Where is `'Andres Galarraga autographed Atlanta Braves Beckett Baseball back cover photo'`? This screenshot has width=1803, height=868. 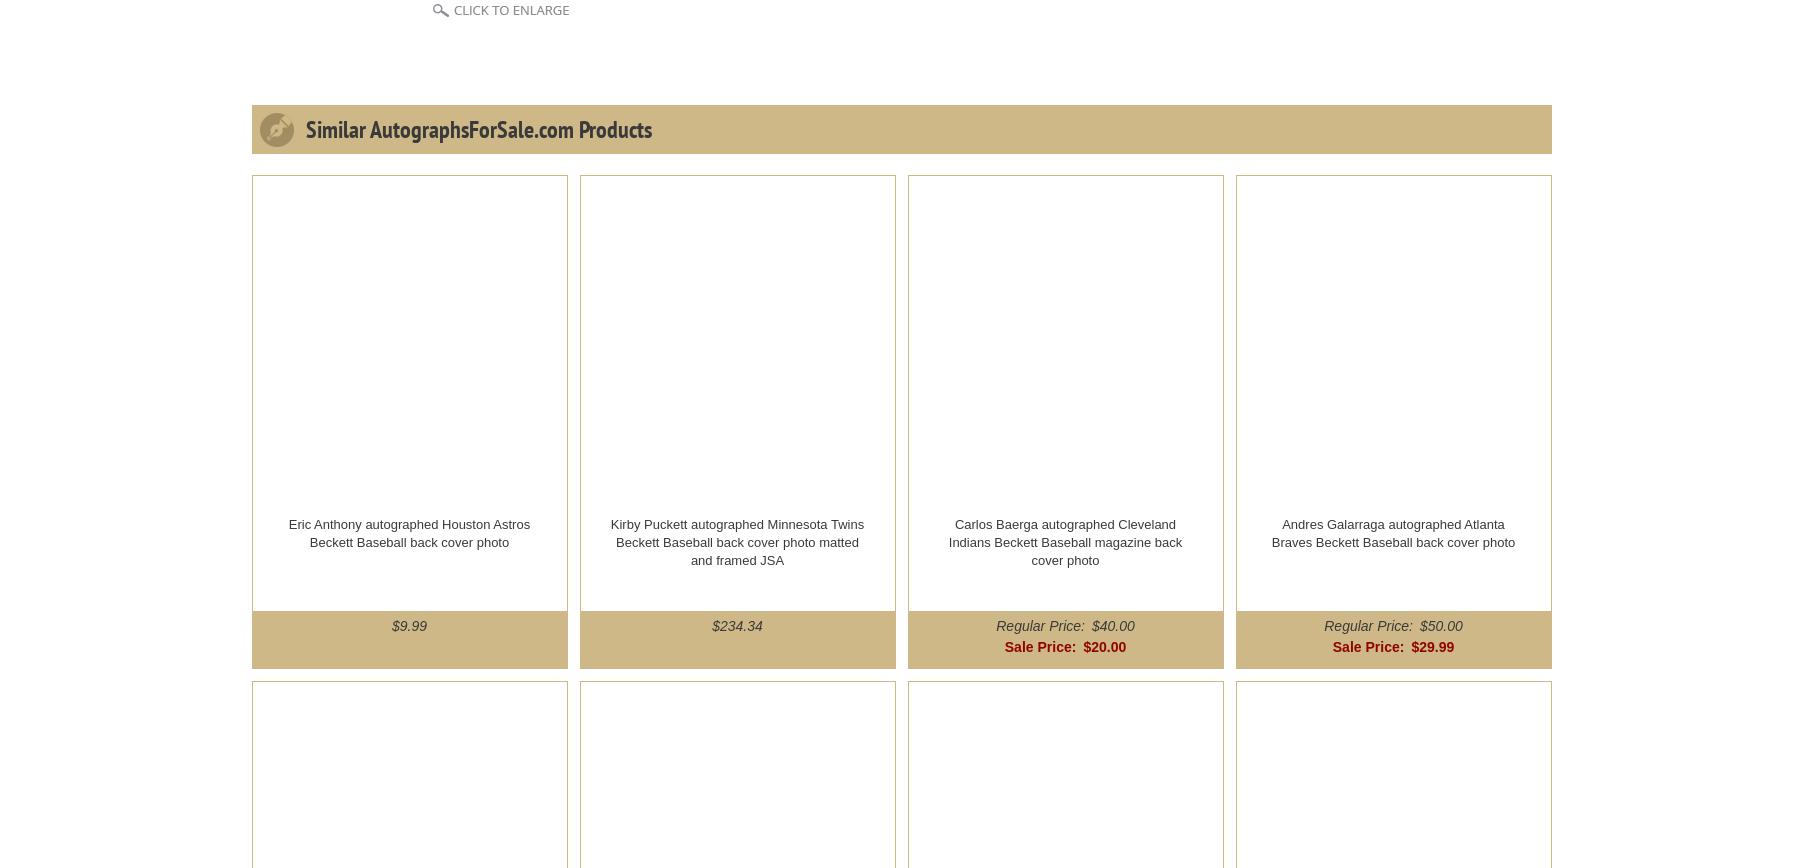
'Andres Galarraga autographed Atlanta Braves Beckett Baseball back cover photo' is located at coordinates (1391, 533).